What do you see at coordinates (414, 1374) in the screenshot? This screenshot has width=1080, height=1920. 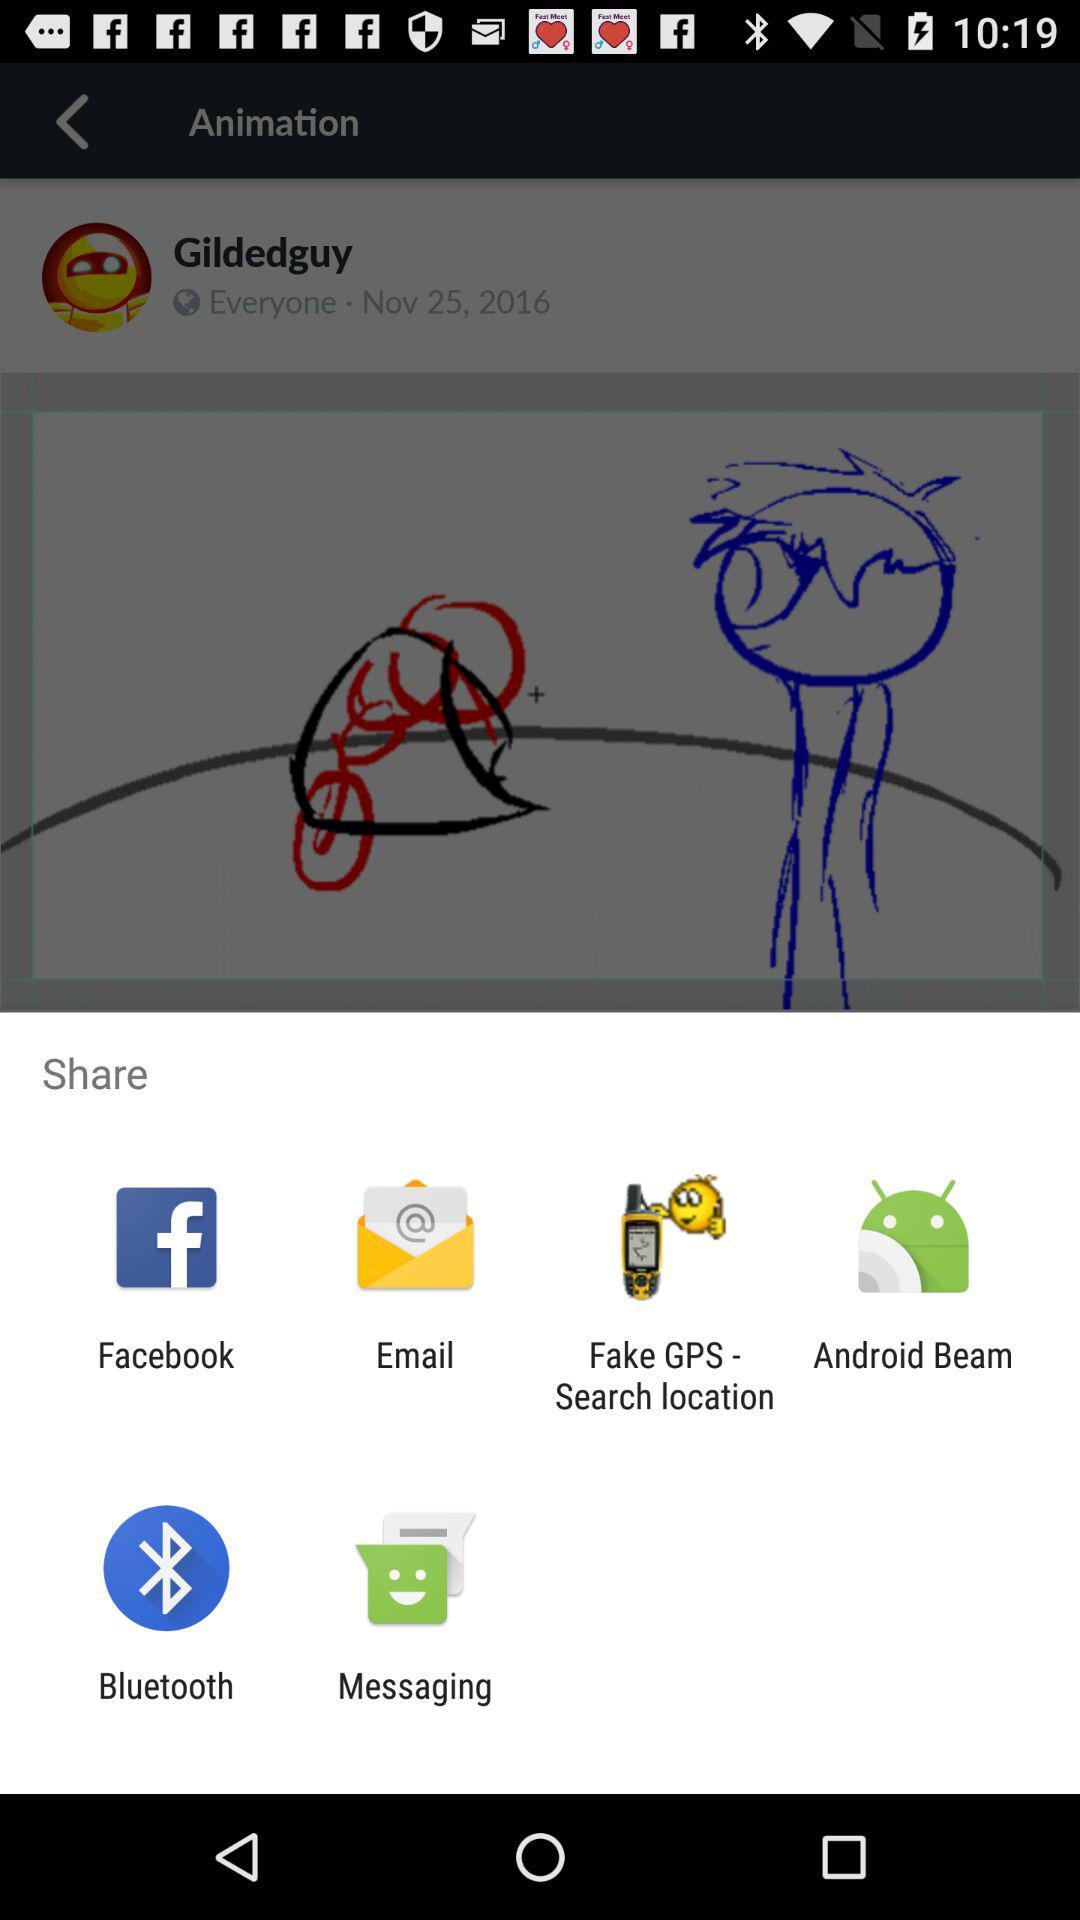 I see `the item to the left of the fake gps search icon` at bounding box center [414, 1374].